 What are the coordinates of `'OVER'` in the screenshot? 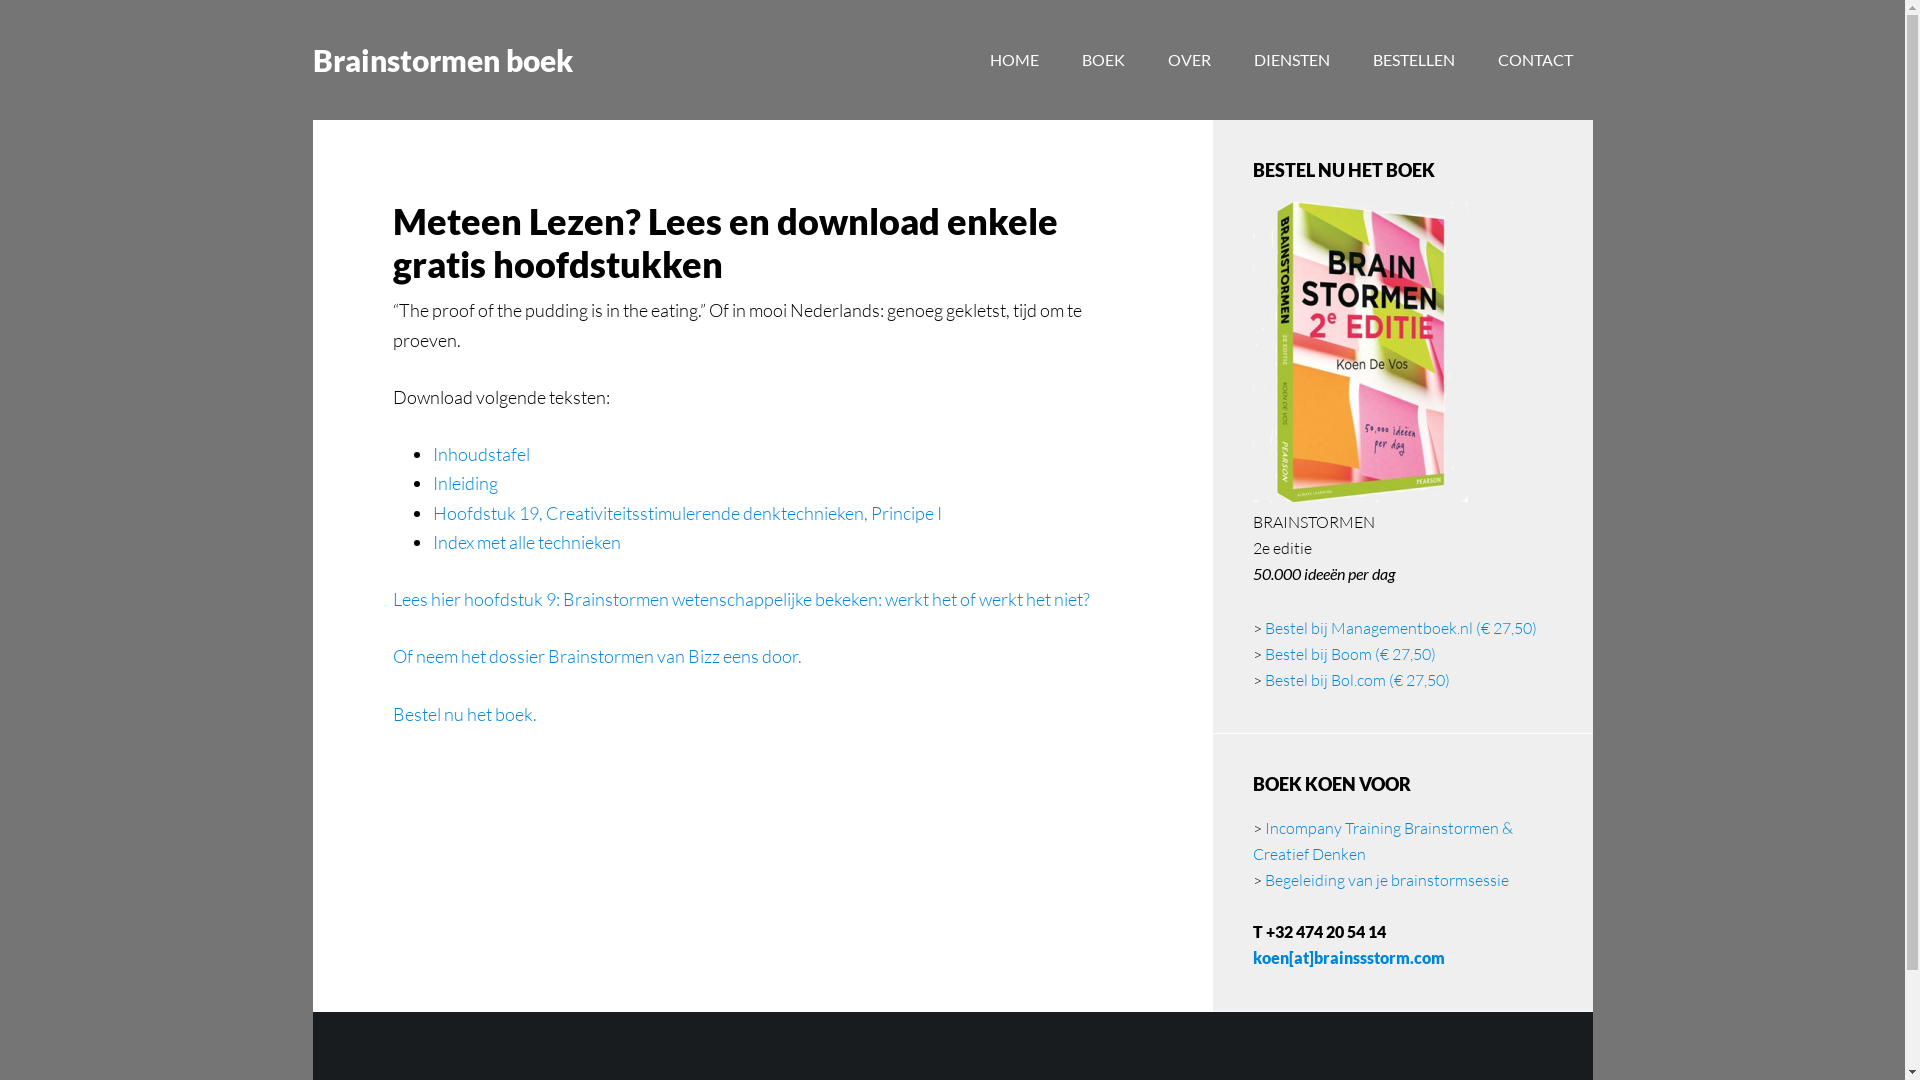 It's located at (1189, 59).